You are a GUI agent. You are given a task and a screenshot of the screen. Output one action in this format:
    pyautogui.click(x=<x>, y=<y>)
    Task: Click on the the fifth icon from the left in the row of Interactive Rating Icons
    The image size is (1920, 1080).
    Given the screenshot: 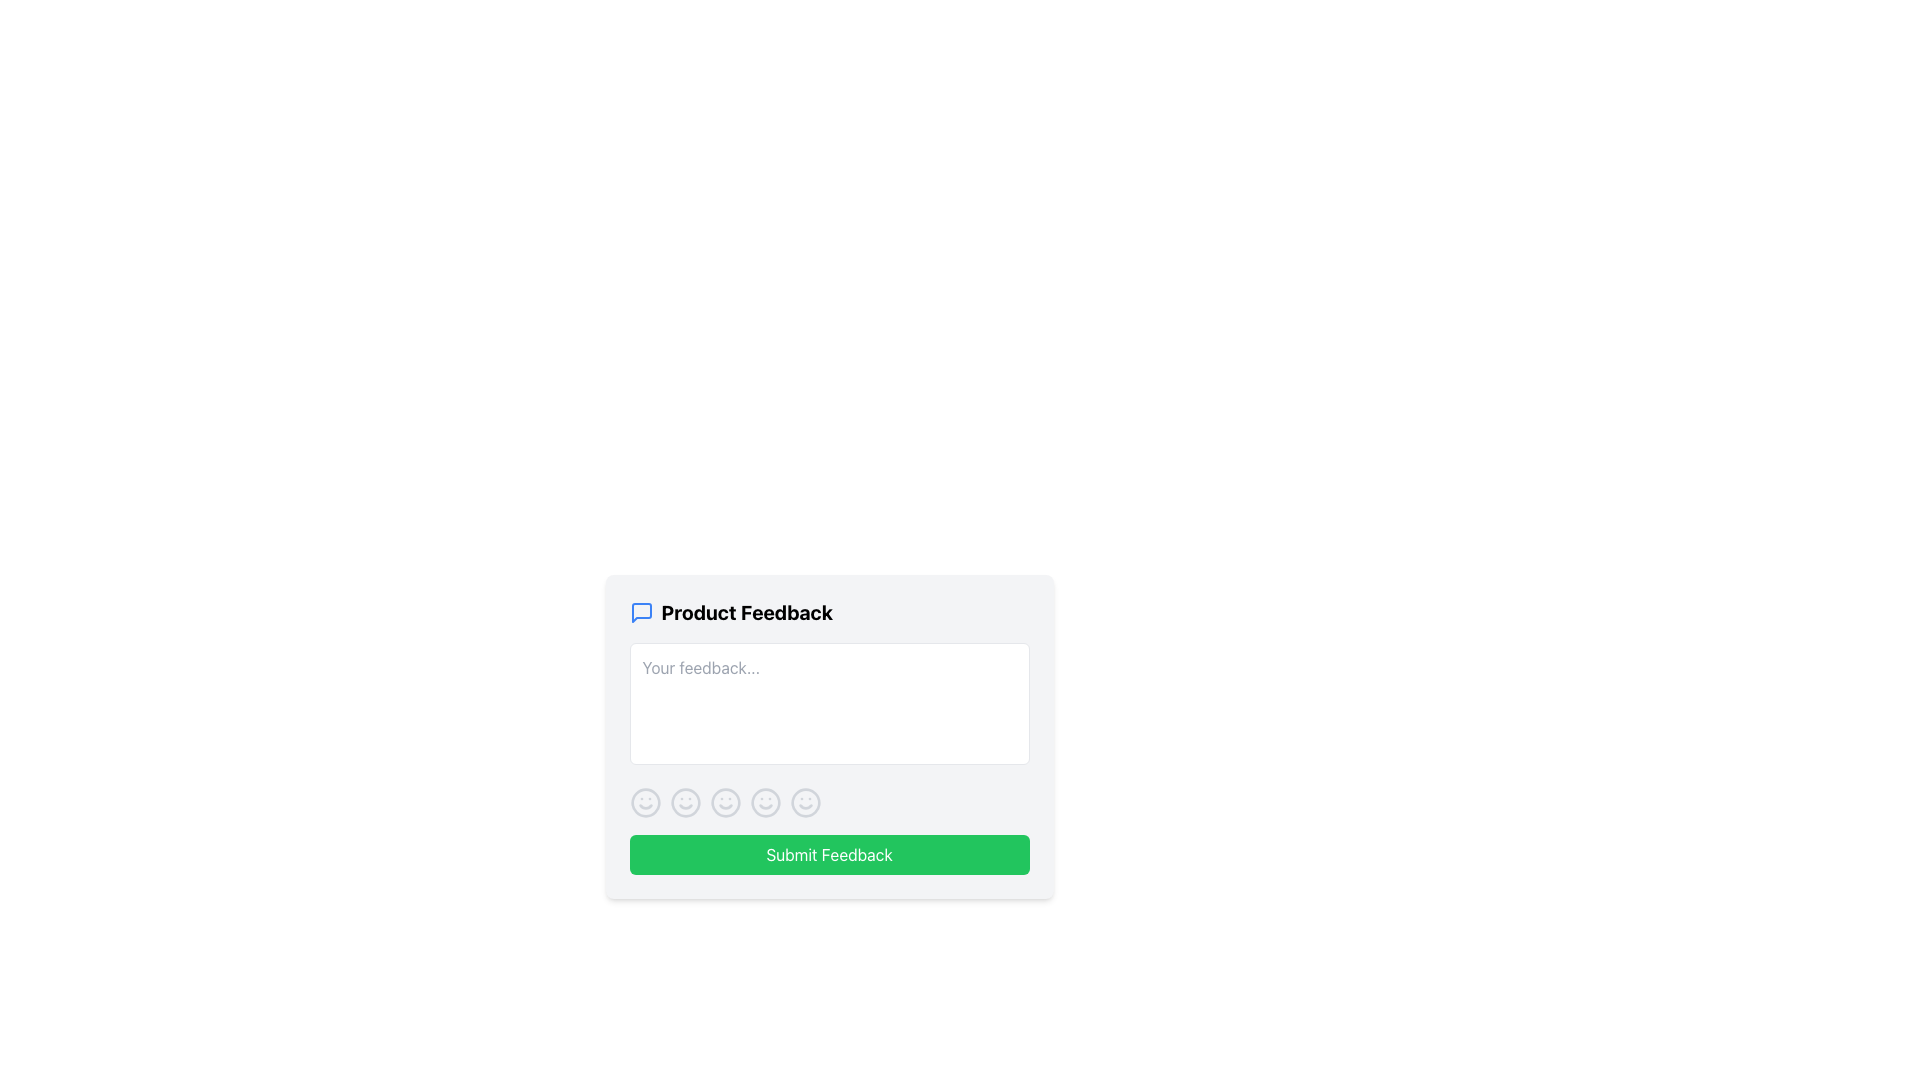 What is the action you would take?
    pyautogui.click(x=805, y=801)
    